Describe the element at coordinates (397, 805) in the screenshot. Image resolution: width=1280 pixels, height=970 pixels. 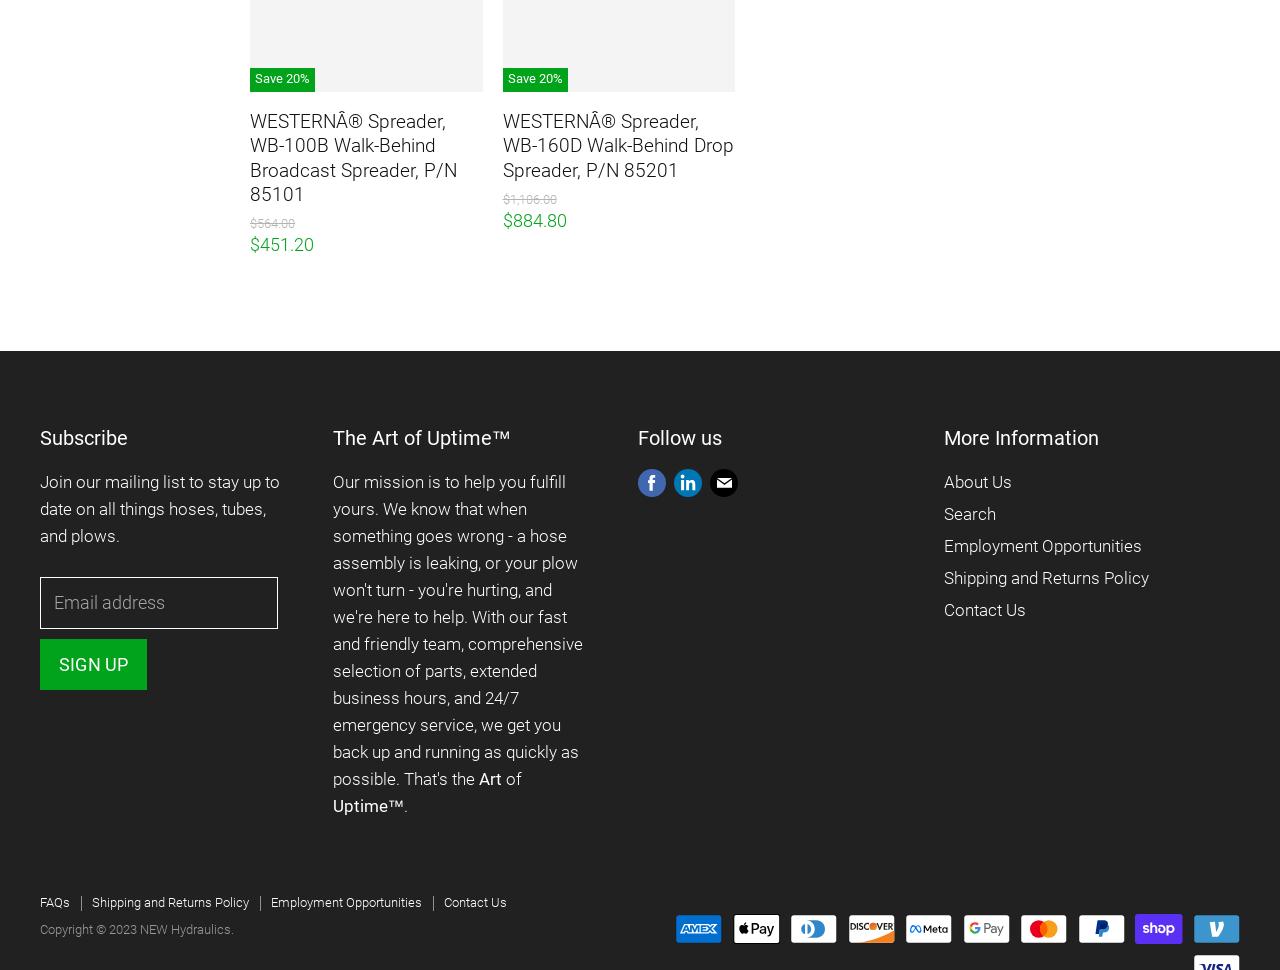
I see `'™.'` at that location.